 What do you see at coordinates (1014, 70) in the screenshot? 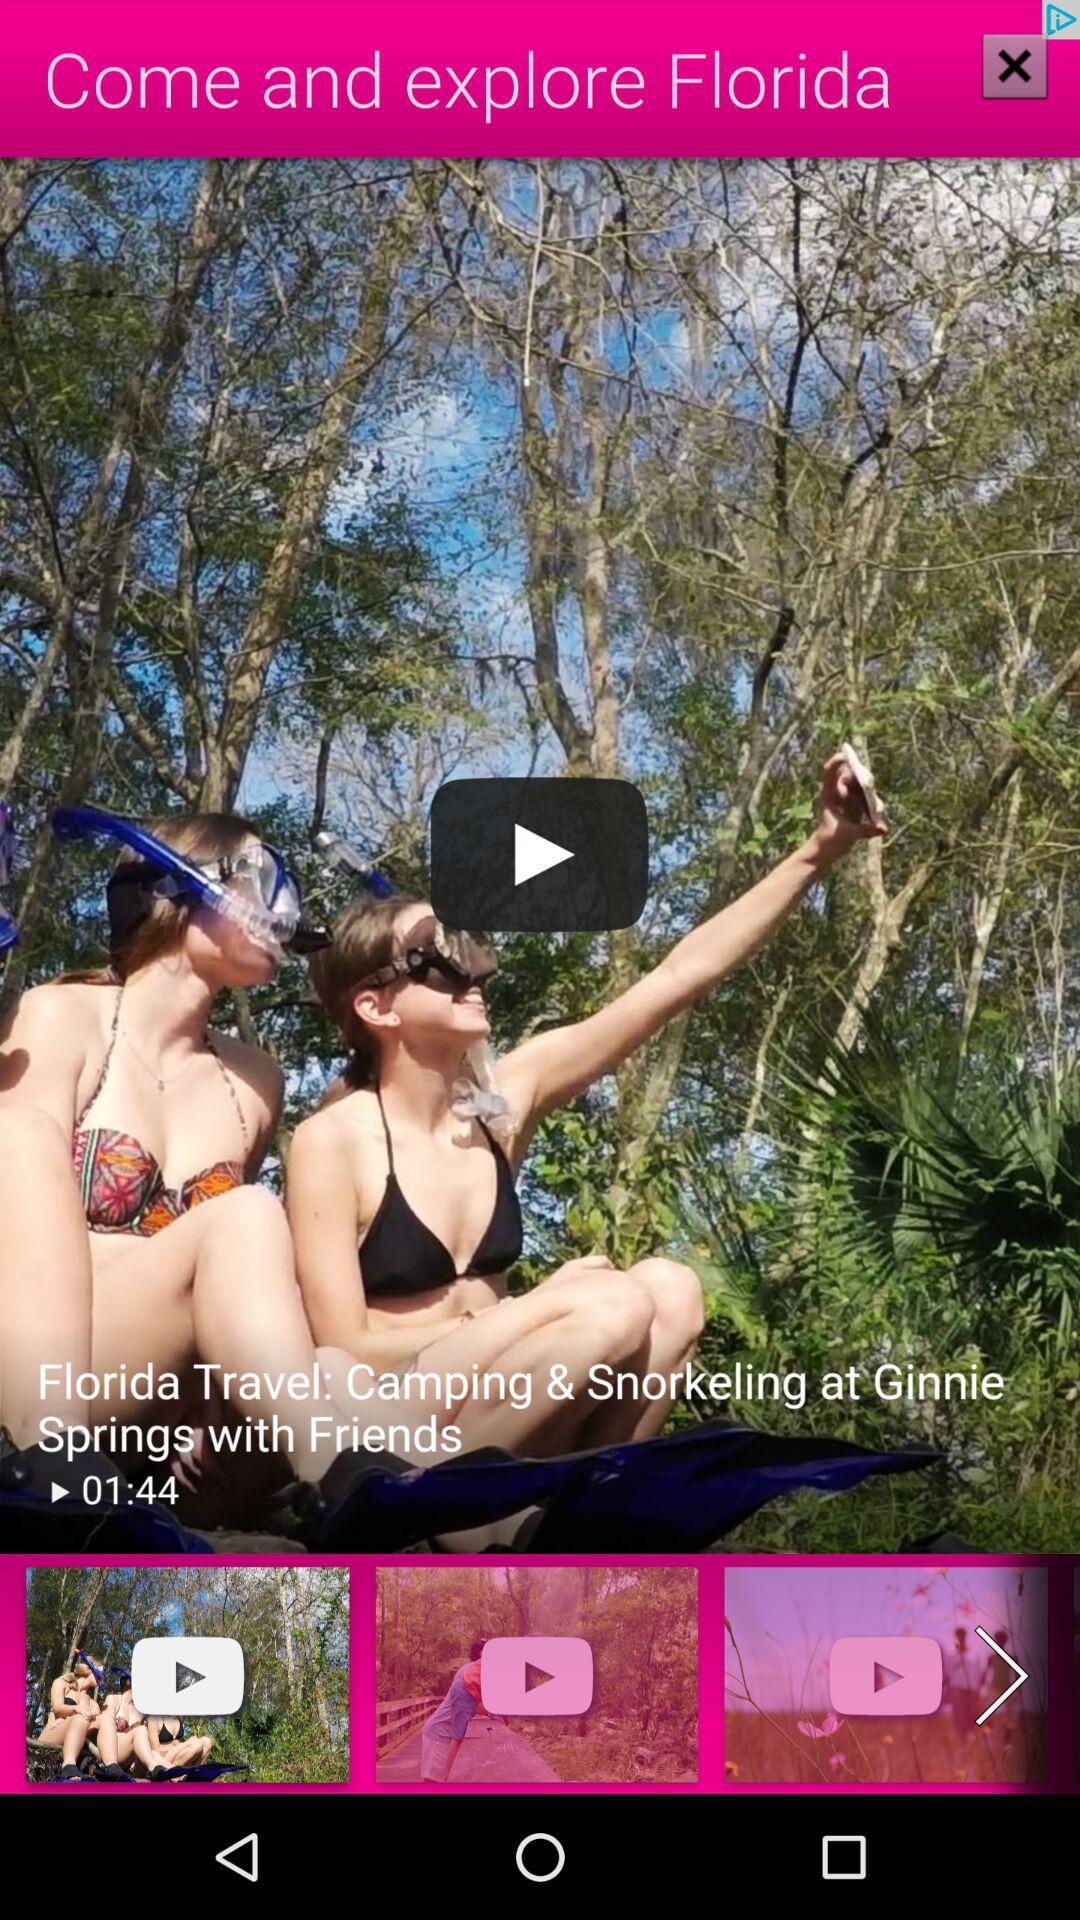
I see `the close icon` at bounding box center [1014, 70].